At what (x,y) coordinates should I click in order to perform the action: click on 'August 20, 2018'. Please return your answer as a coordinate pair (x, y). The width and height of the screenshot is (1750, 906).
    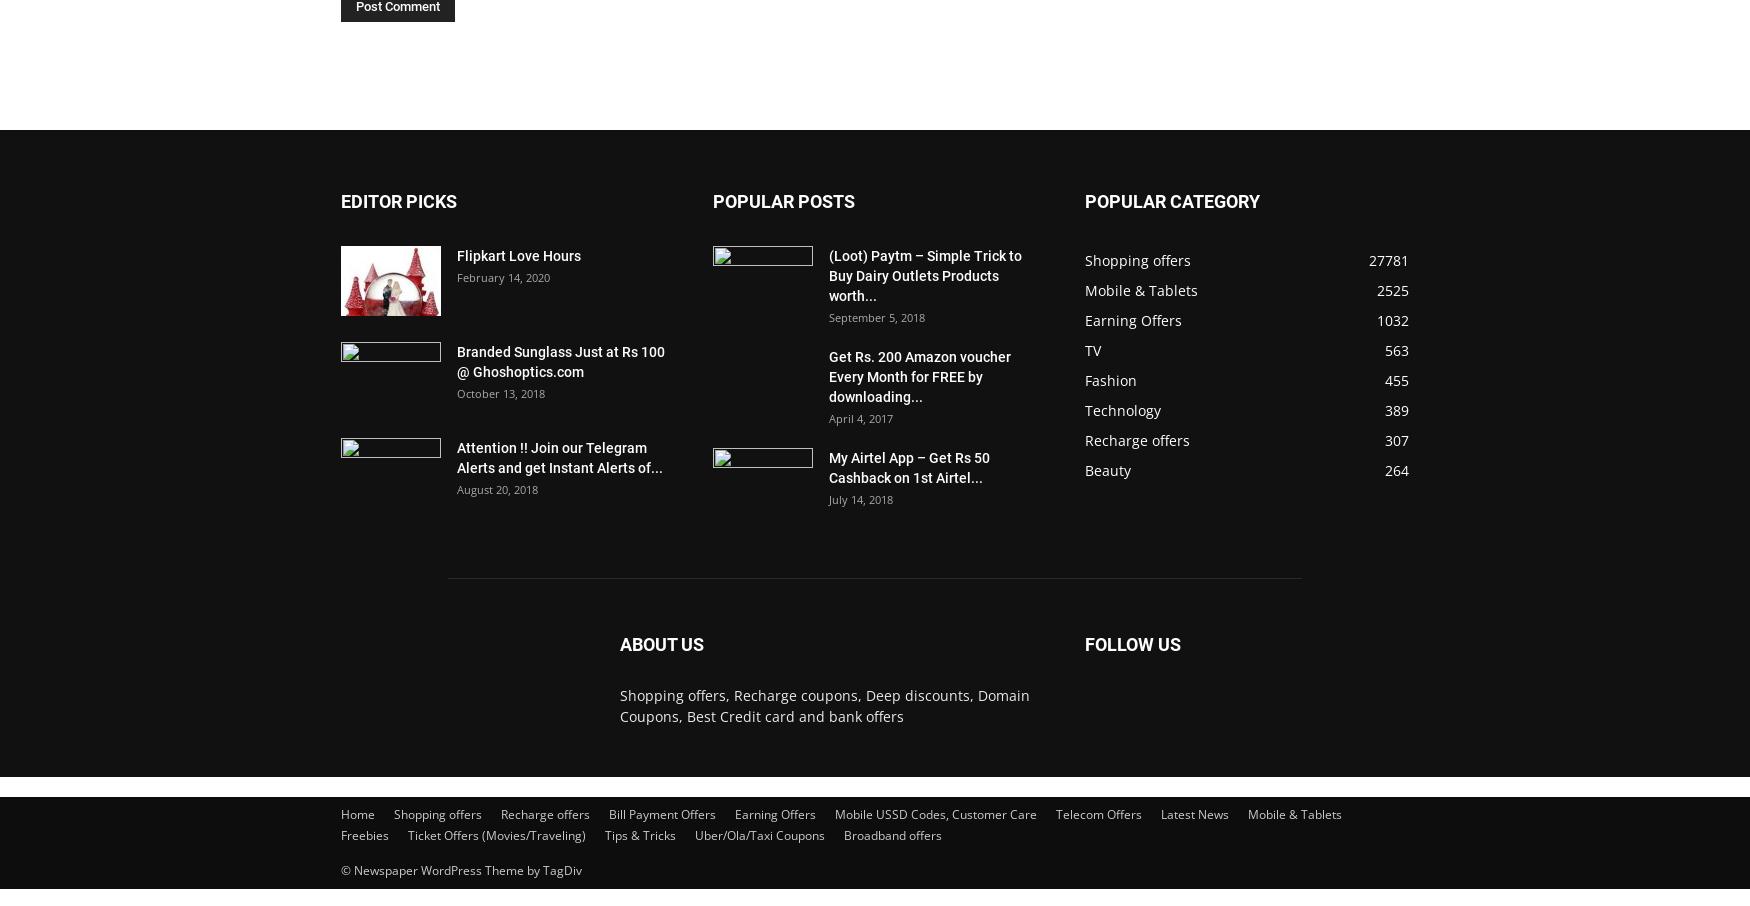
    Looking at the image, I should click on (497, 488).